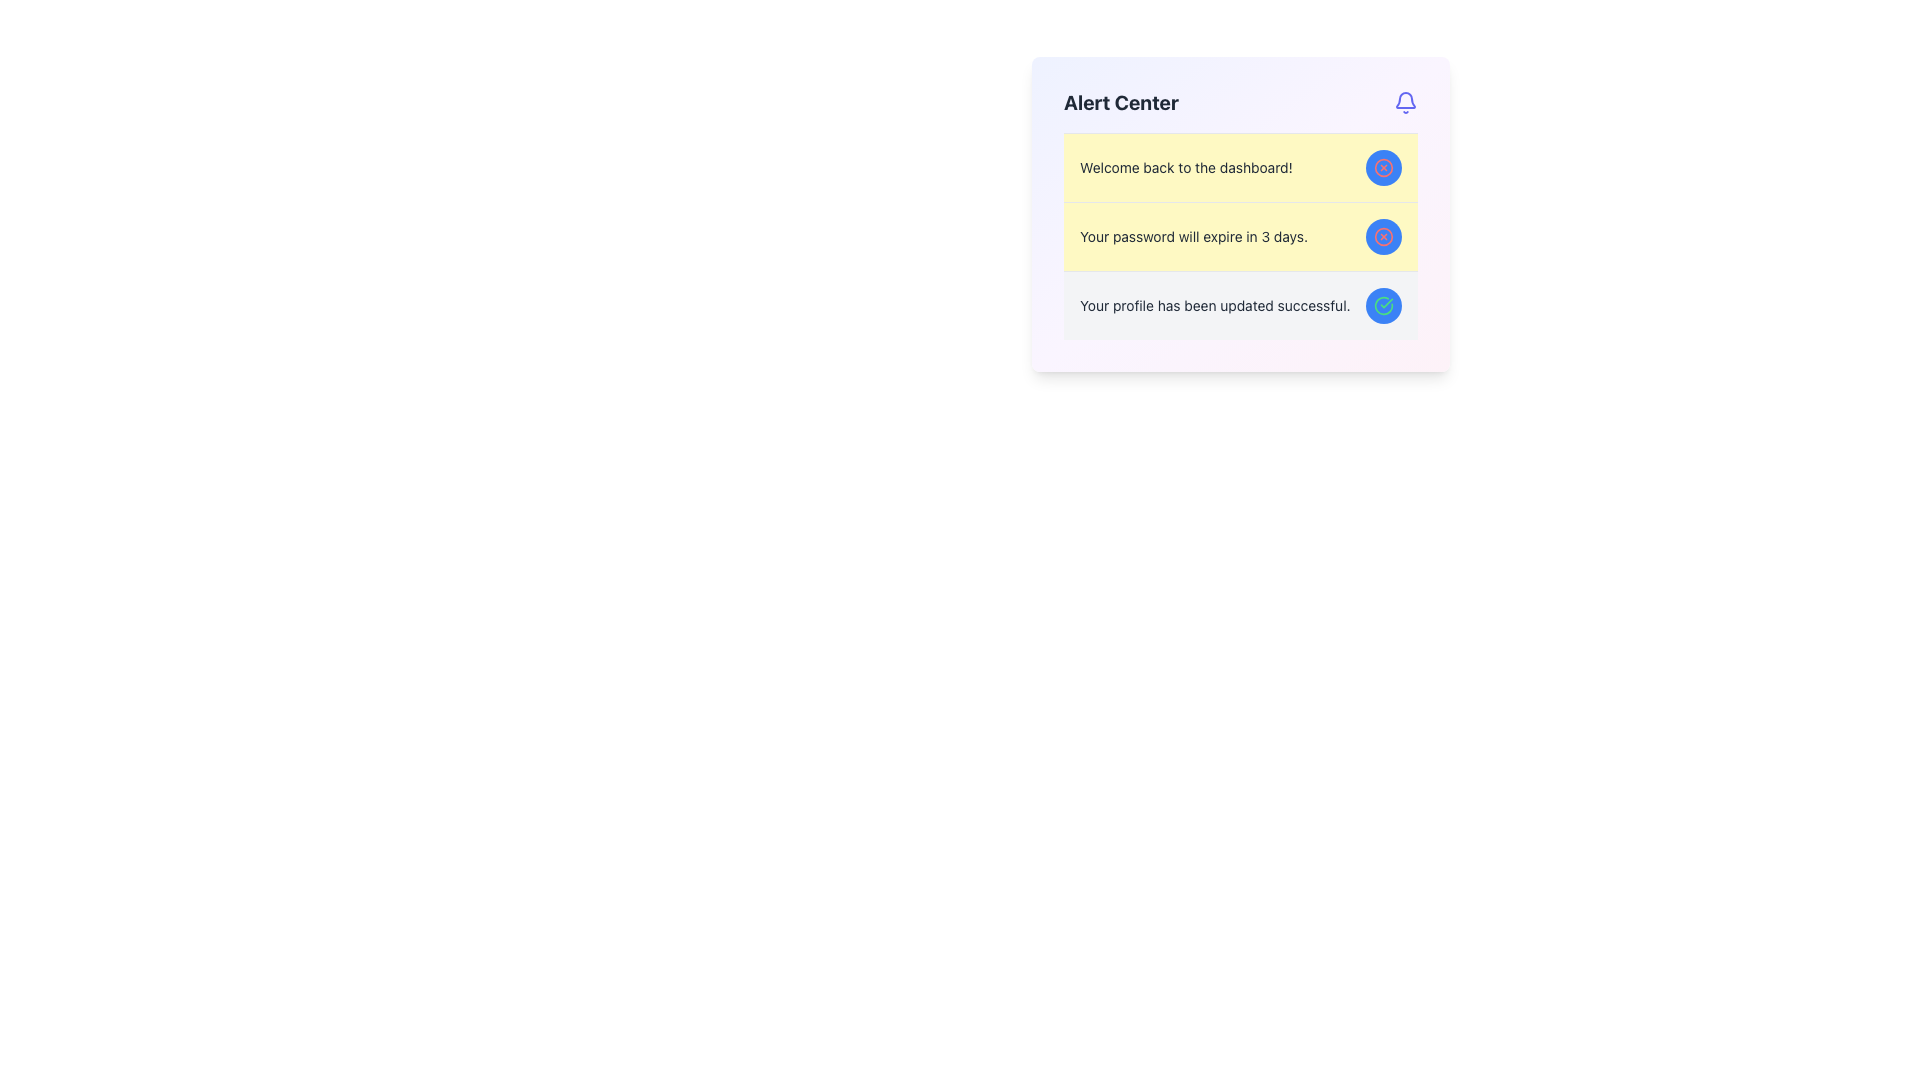 This screenshot has width=1920, height=1080. Describe the element at coordinates (1194, 235) in the screenshot. I see `the text label displaying 'Your password will expire in 3 days.'` at that location.